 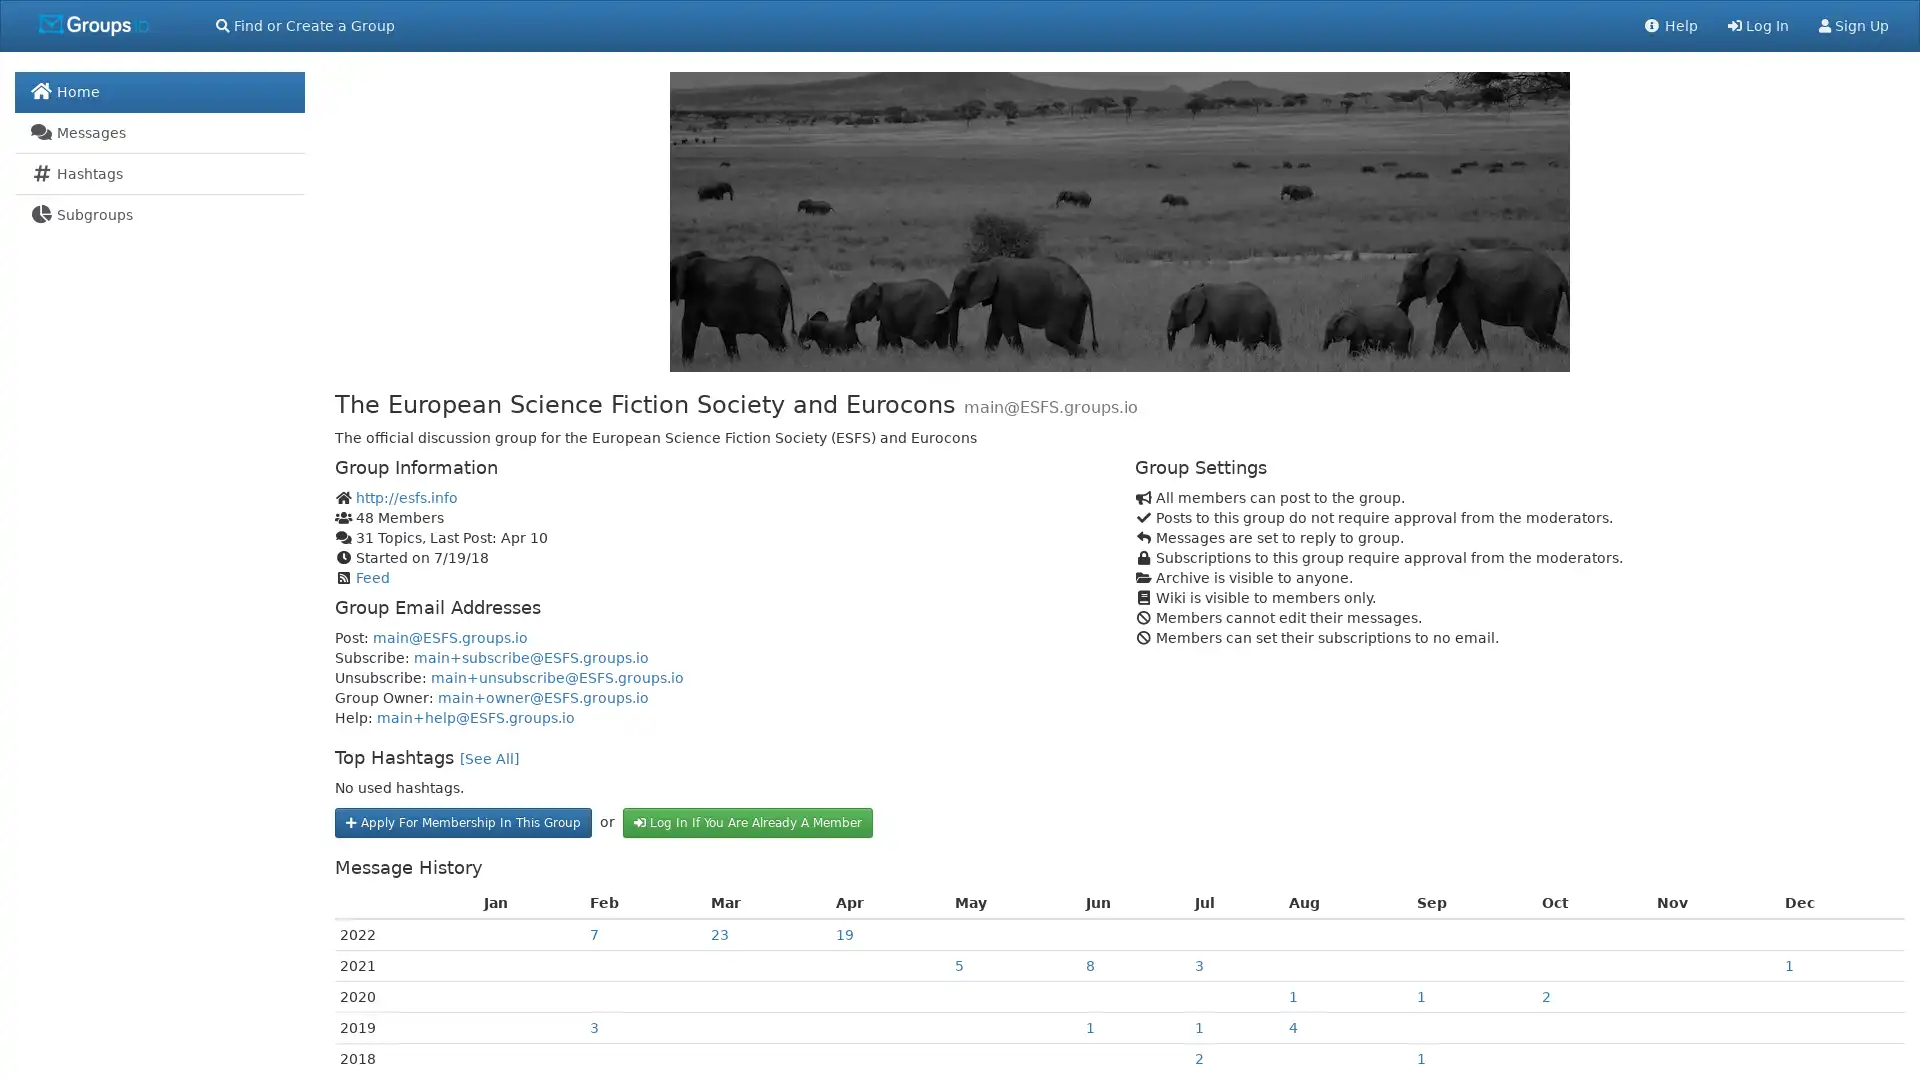 What do you see at coordinates (461, 821) in the screenshot?
I see `Apply For Membership In This Group` at bounding box center [461, 821].